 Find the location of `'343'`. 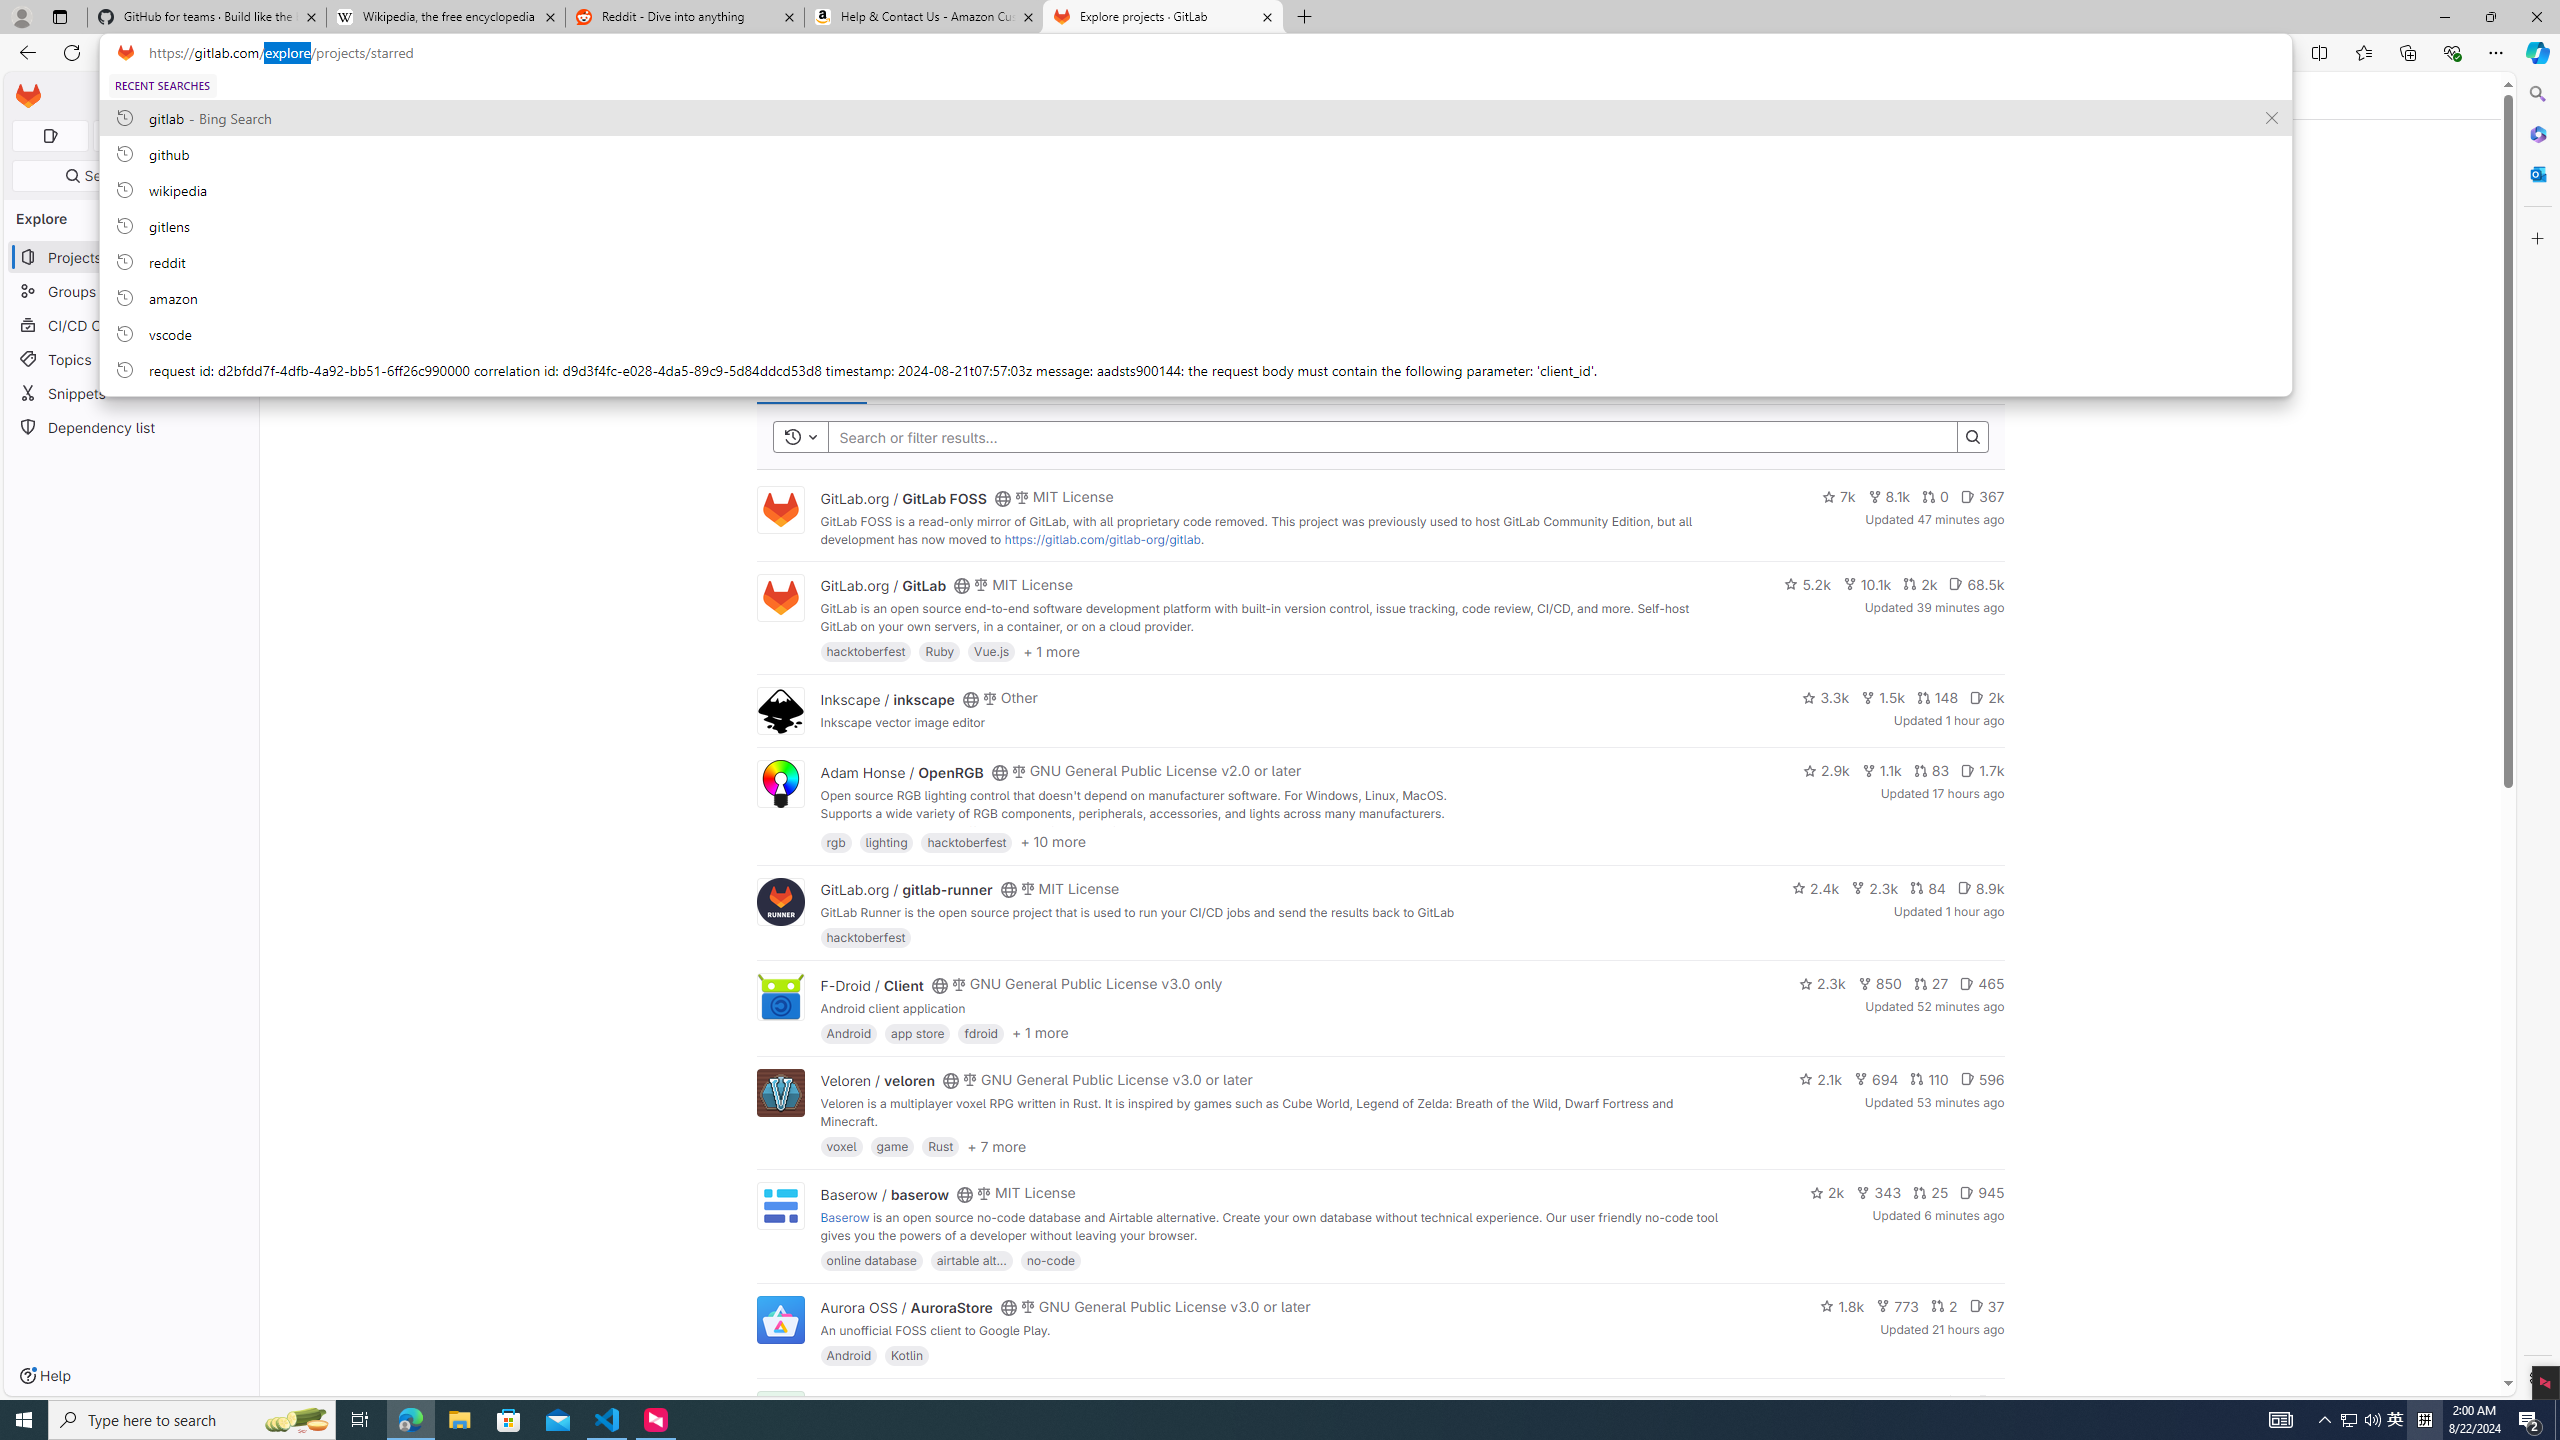

'343' is located at coordinates (1879, 1192).